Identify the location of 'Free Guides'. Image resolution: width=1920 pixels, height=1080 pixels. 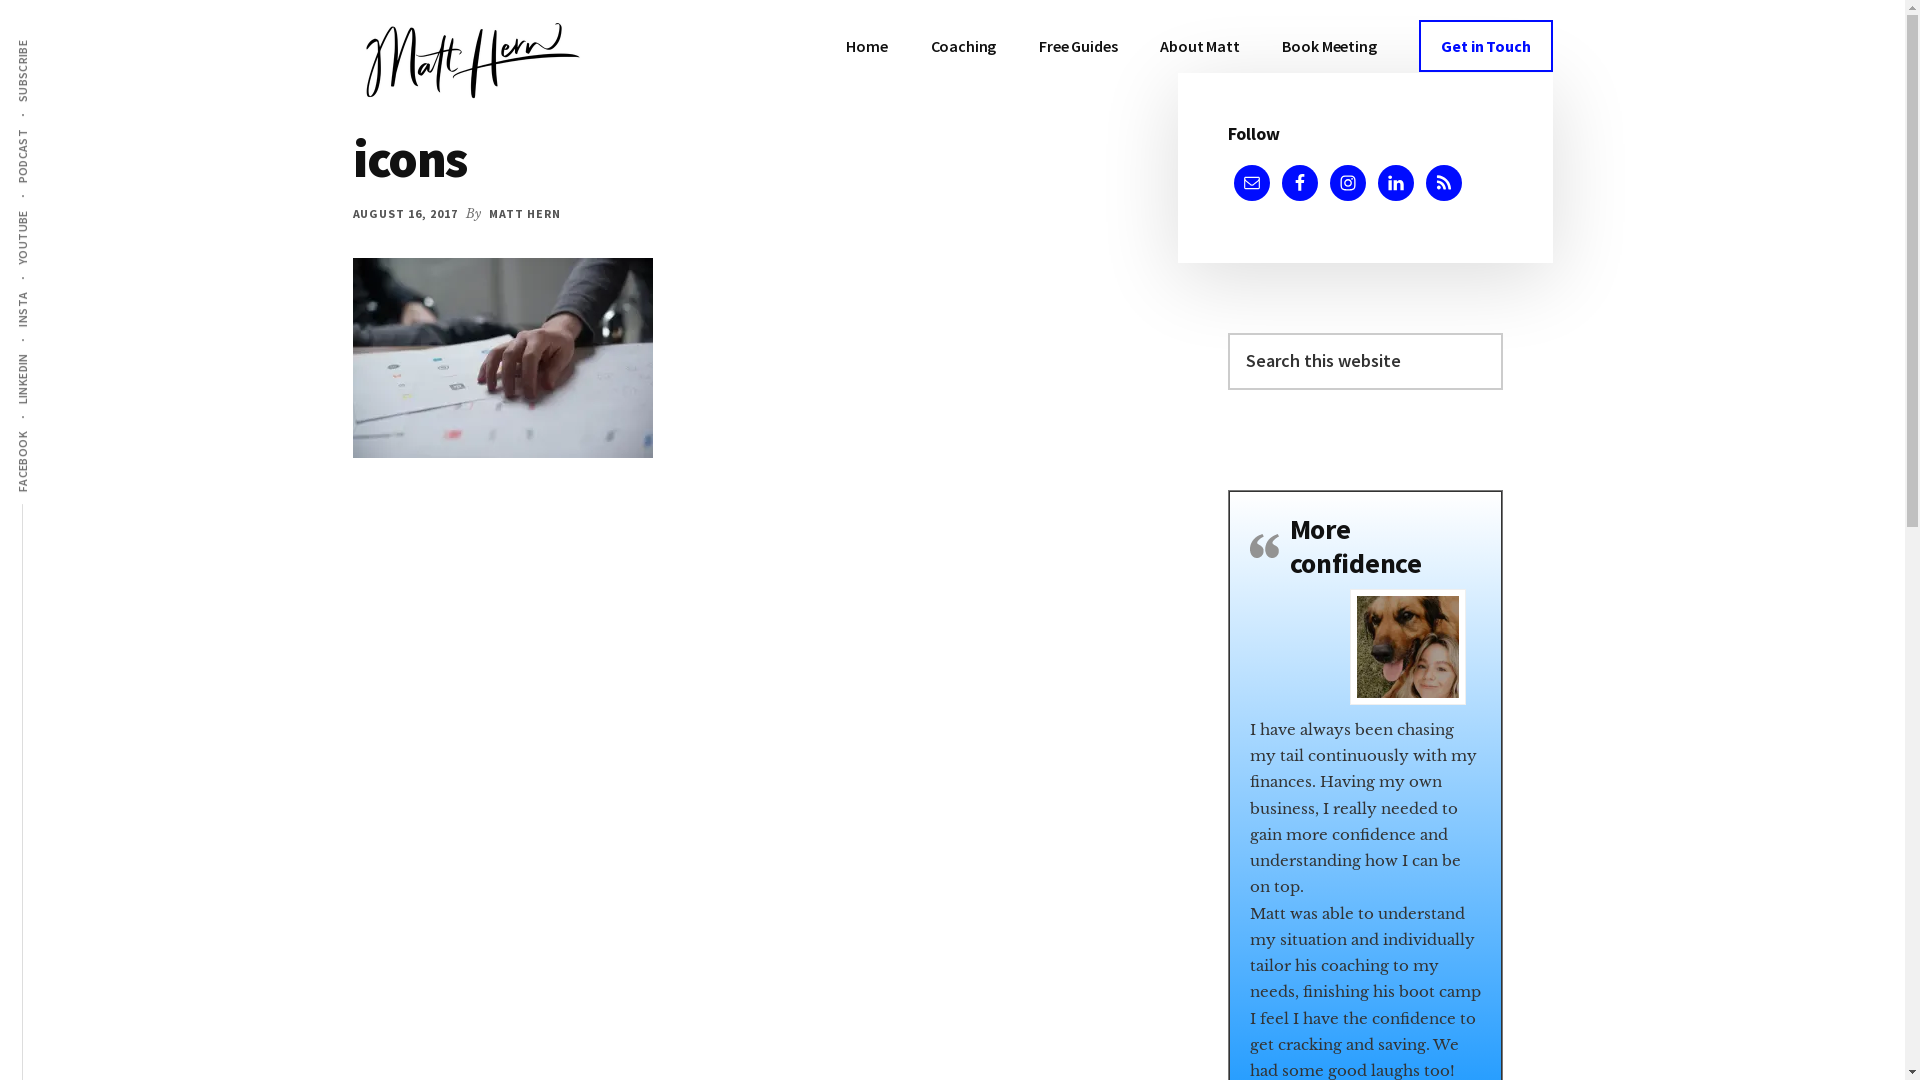
(1077, 45).